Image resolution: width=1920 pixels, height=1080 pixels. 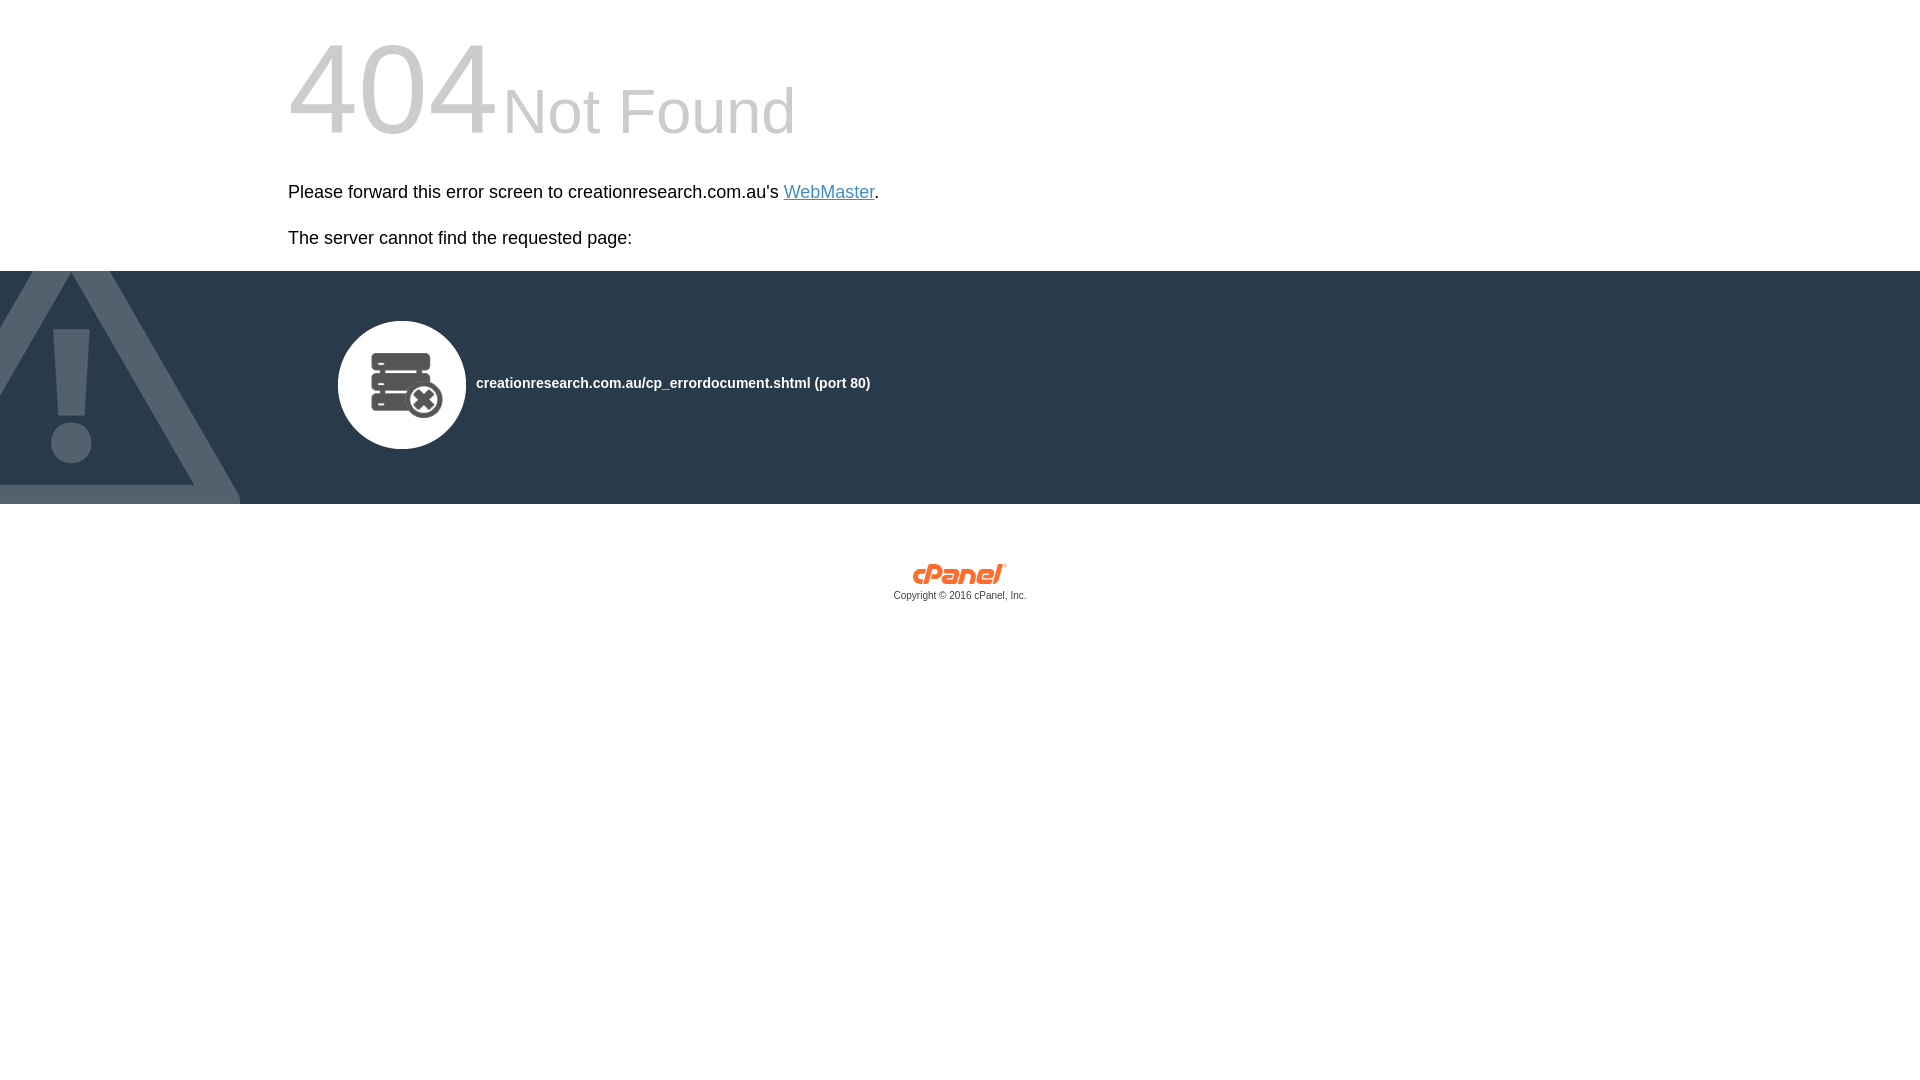 I want to click on 'WebMaster', so click(x=829, y=192).